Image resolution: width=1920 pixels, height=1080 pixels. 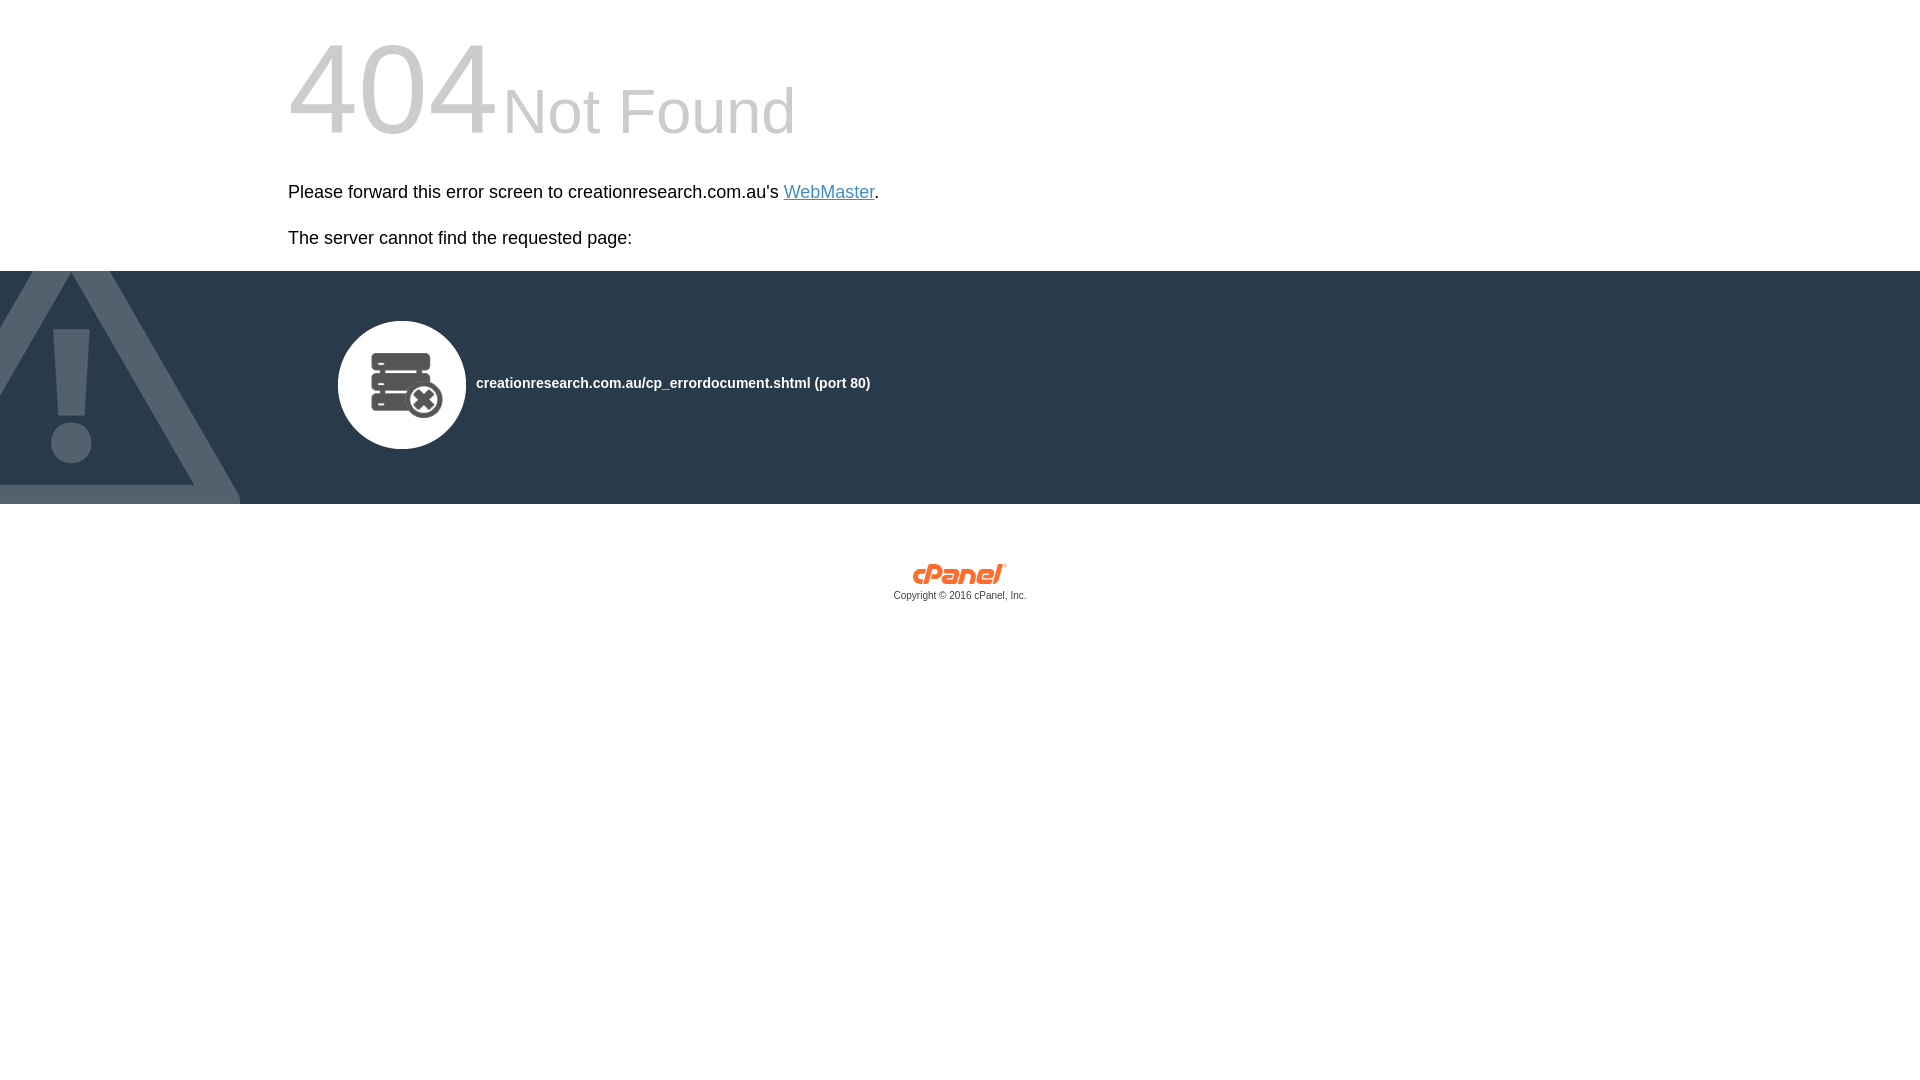 I want to click on 'WebMaster', so click(x=829, y=192).